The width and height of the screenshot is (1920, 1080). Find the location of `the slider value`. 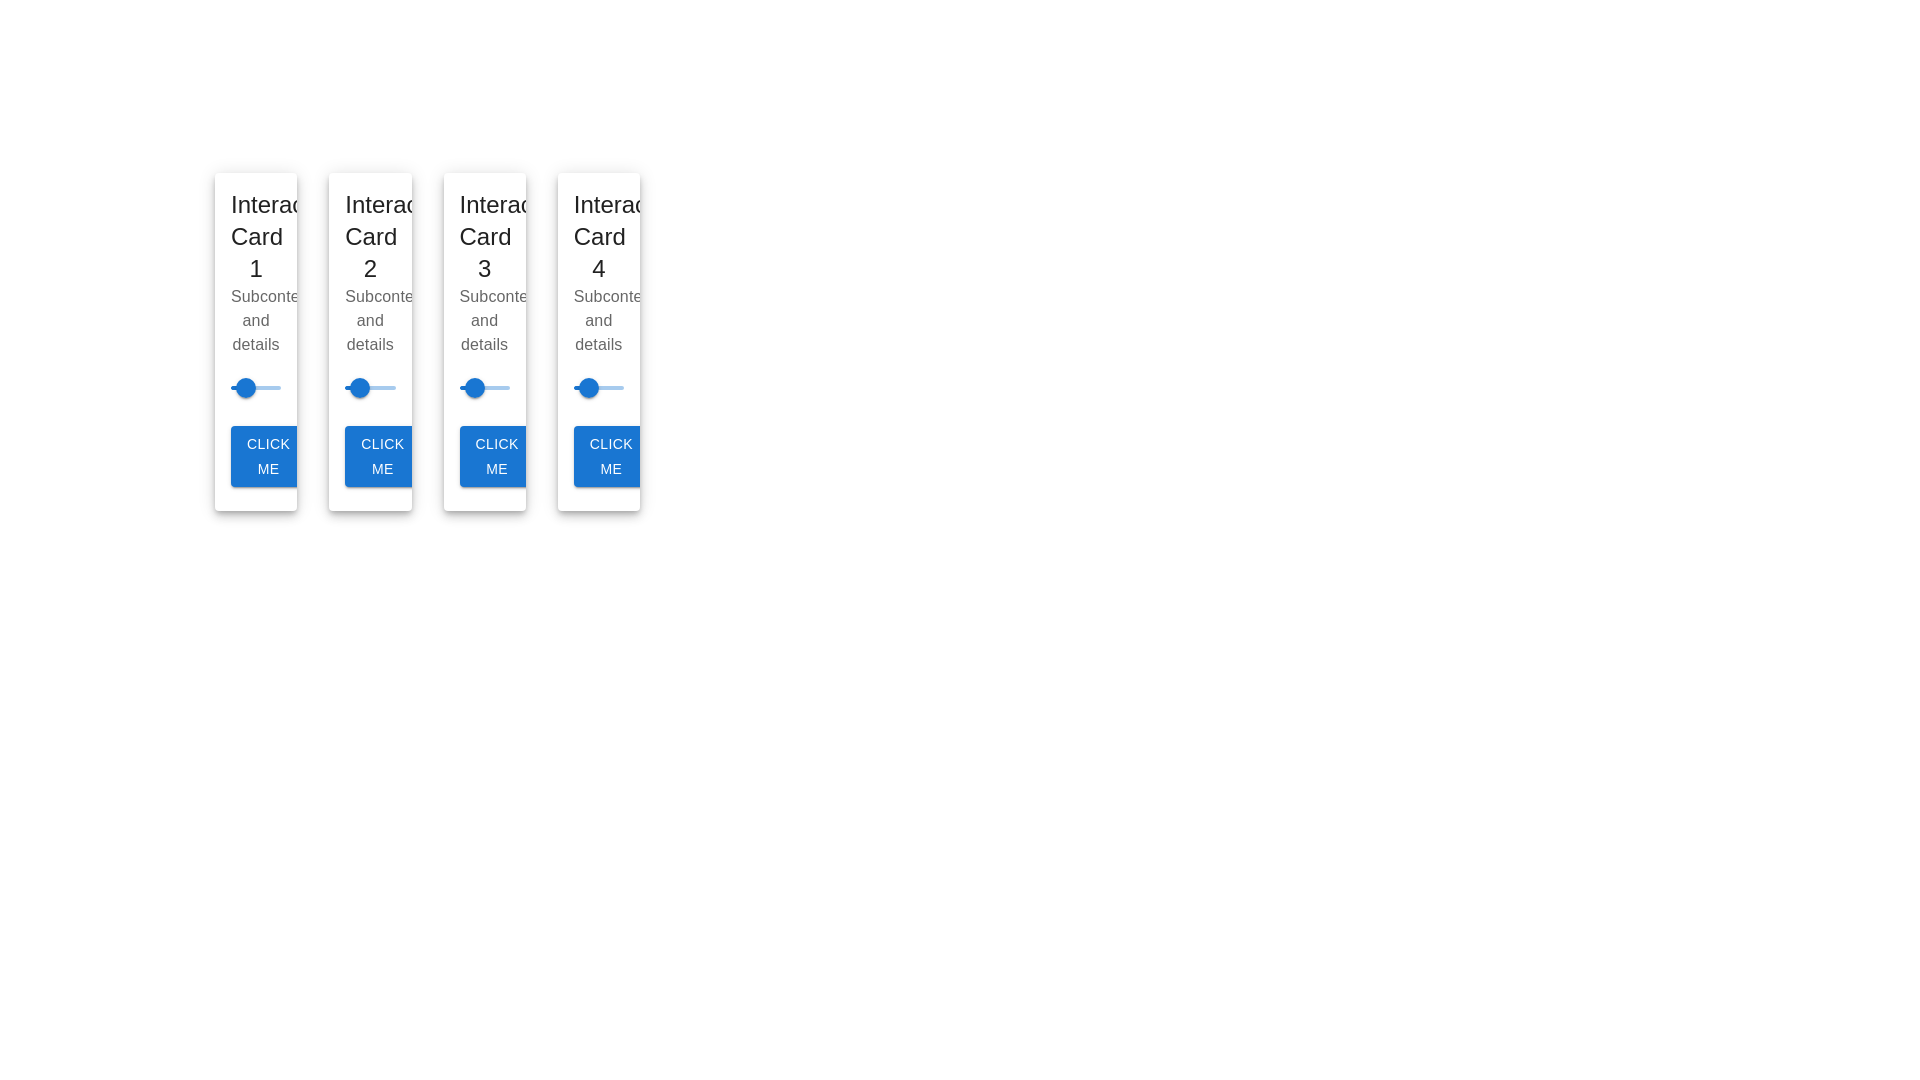

the slider value is located at coordinates (431, 388).